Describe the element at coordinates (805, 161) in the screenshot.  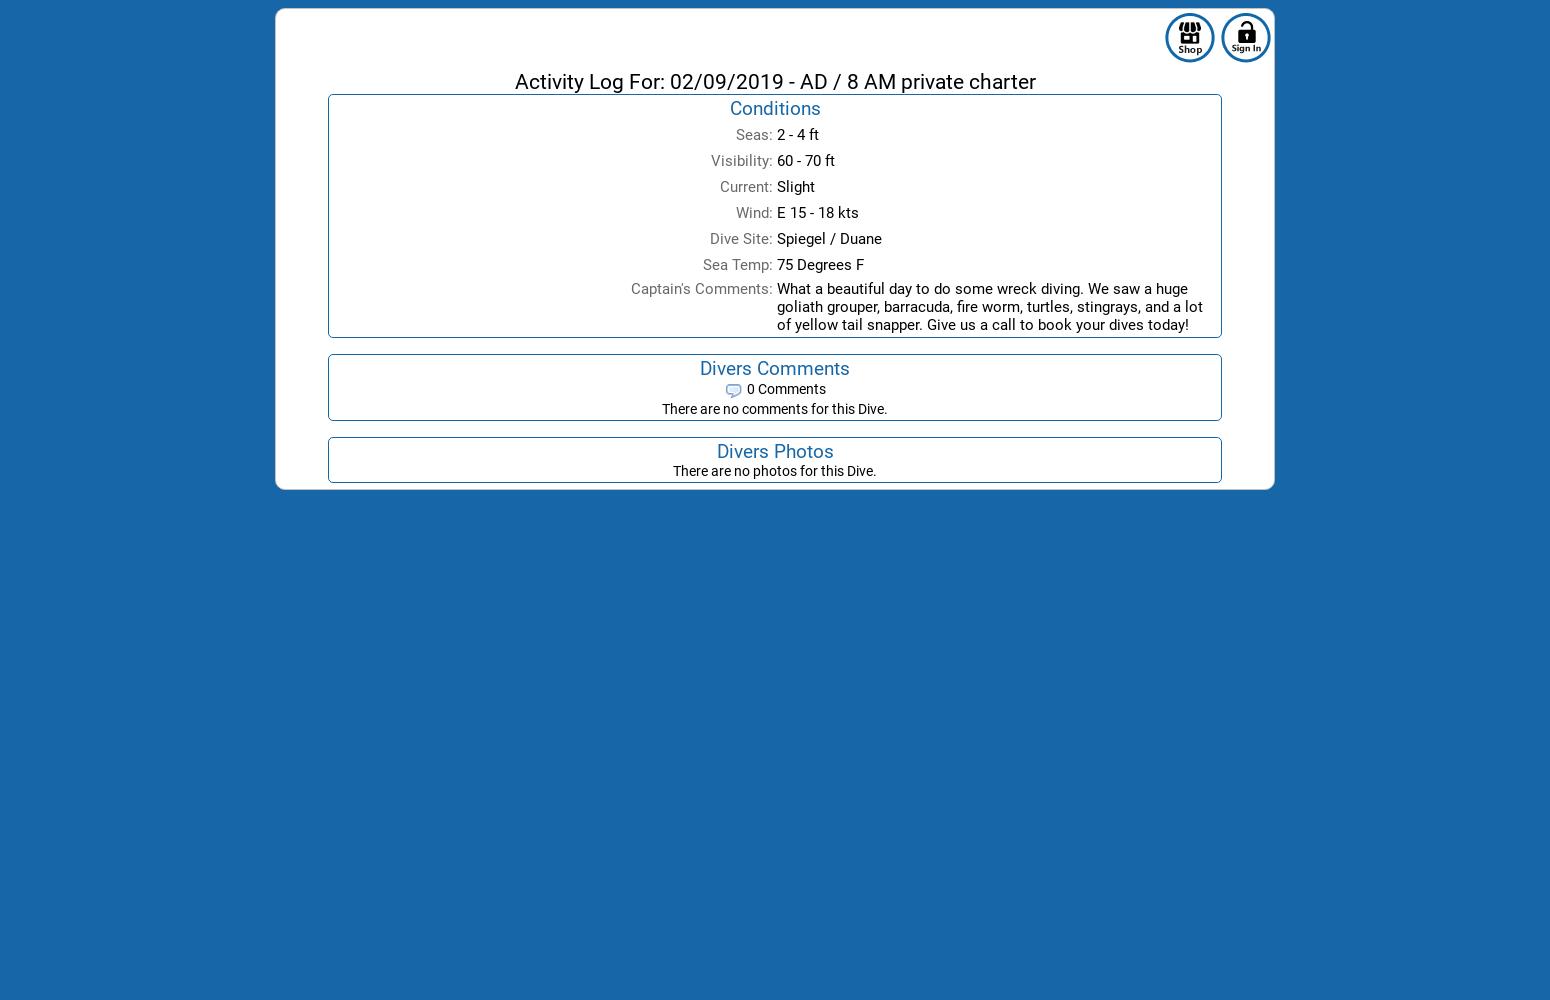
I see `'60 - 70 ft'` at that location.